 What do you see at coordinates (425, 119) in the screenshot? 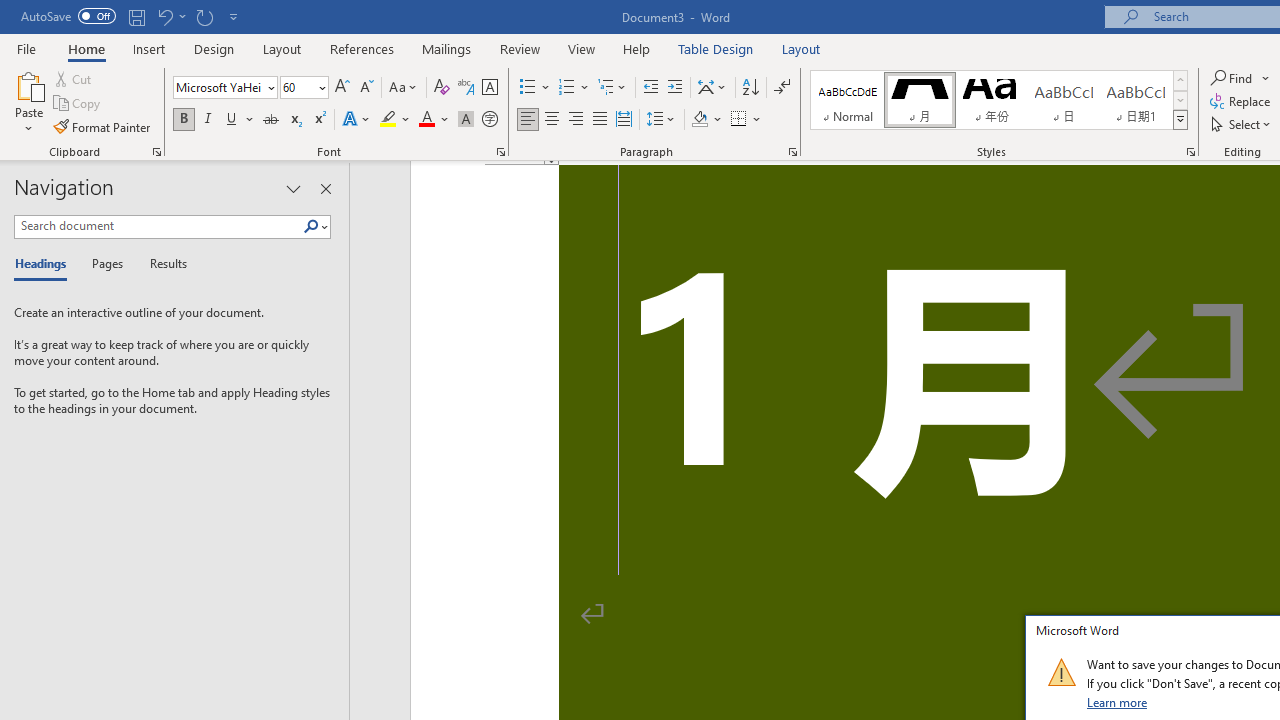
I see `'Font Color RGB(255, 0, 0)'` at bounding box center [425, 119].